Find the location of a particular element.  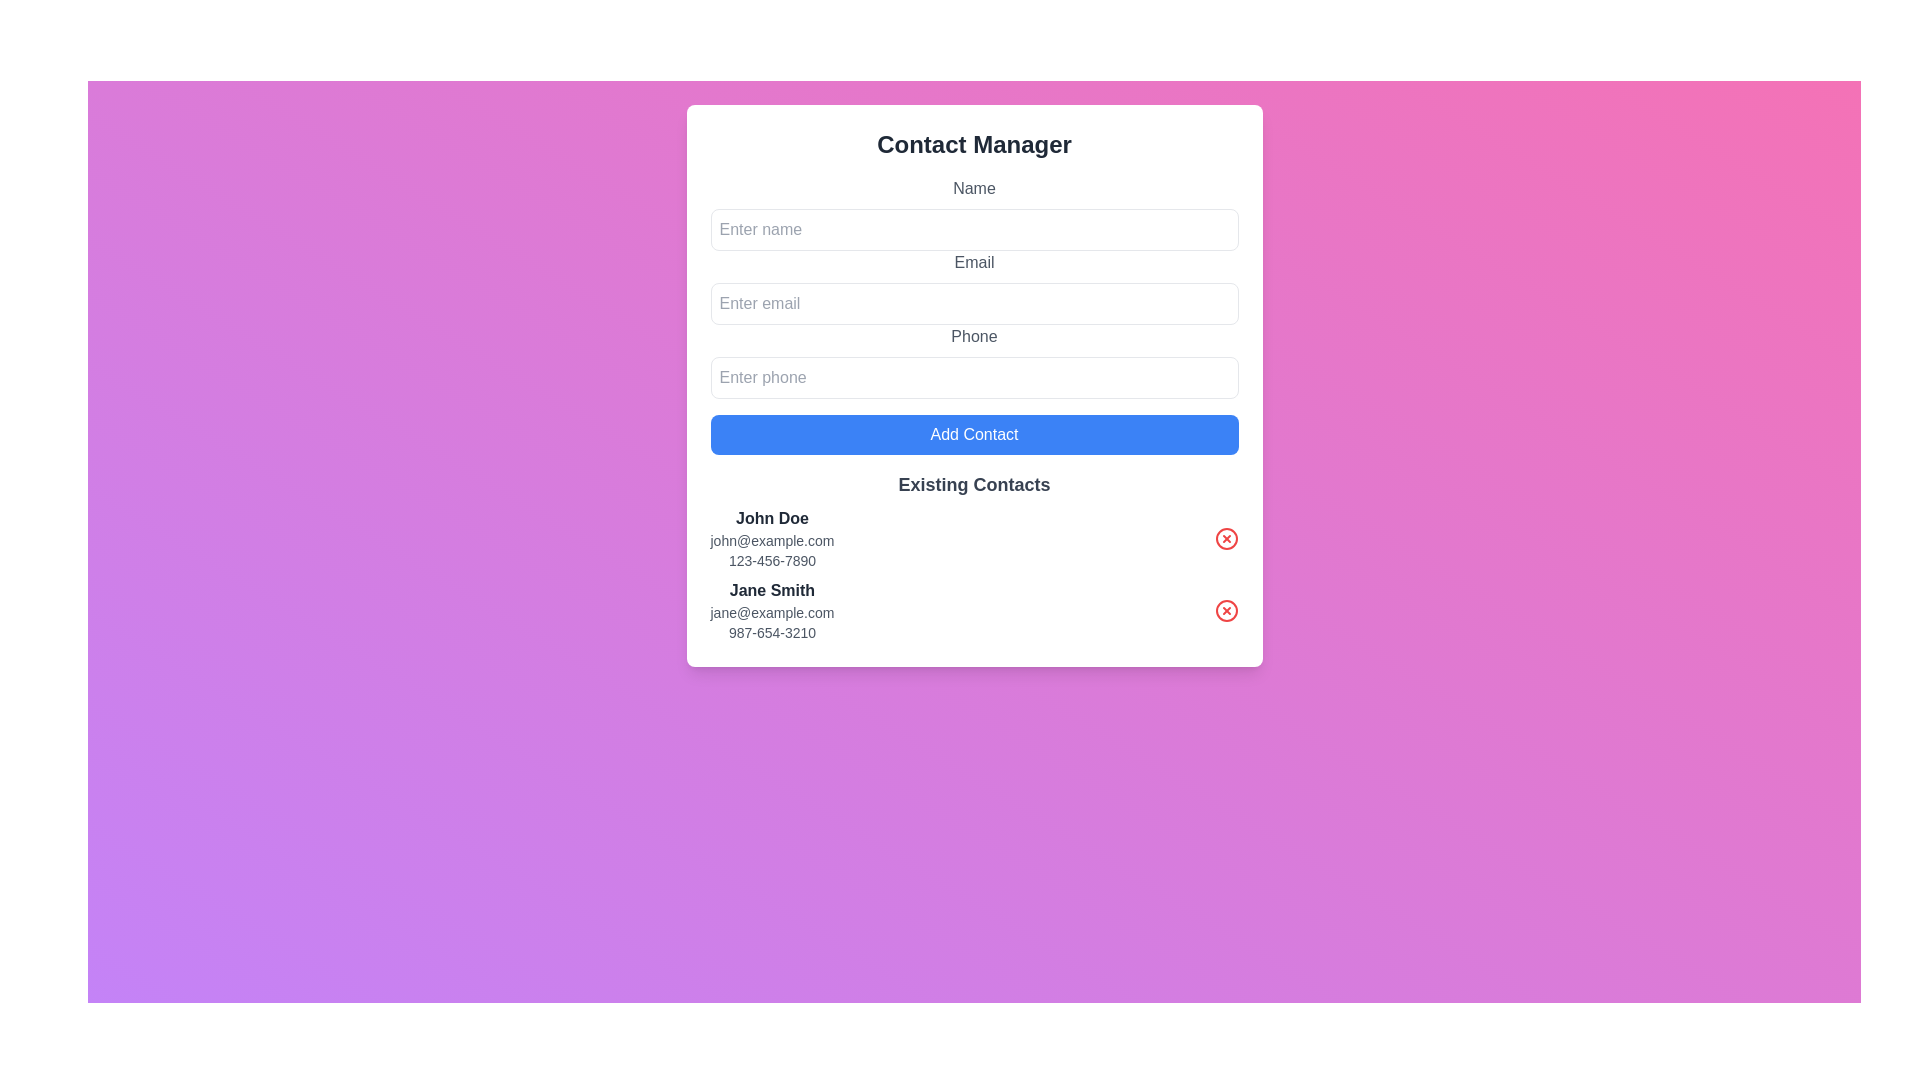

the topmost contact entry is located at coordinates (771, 538).